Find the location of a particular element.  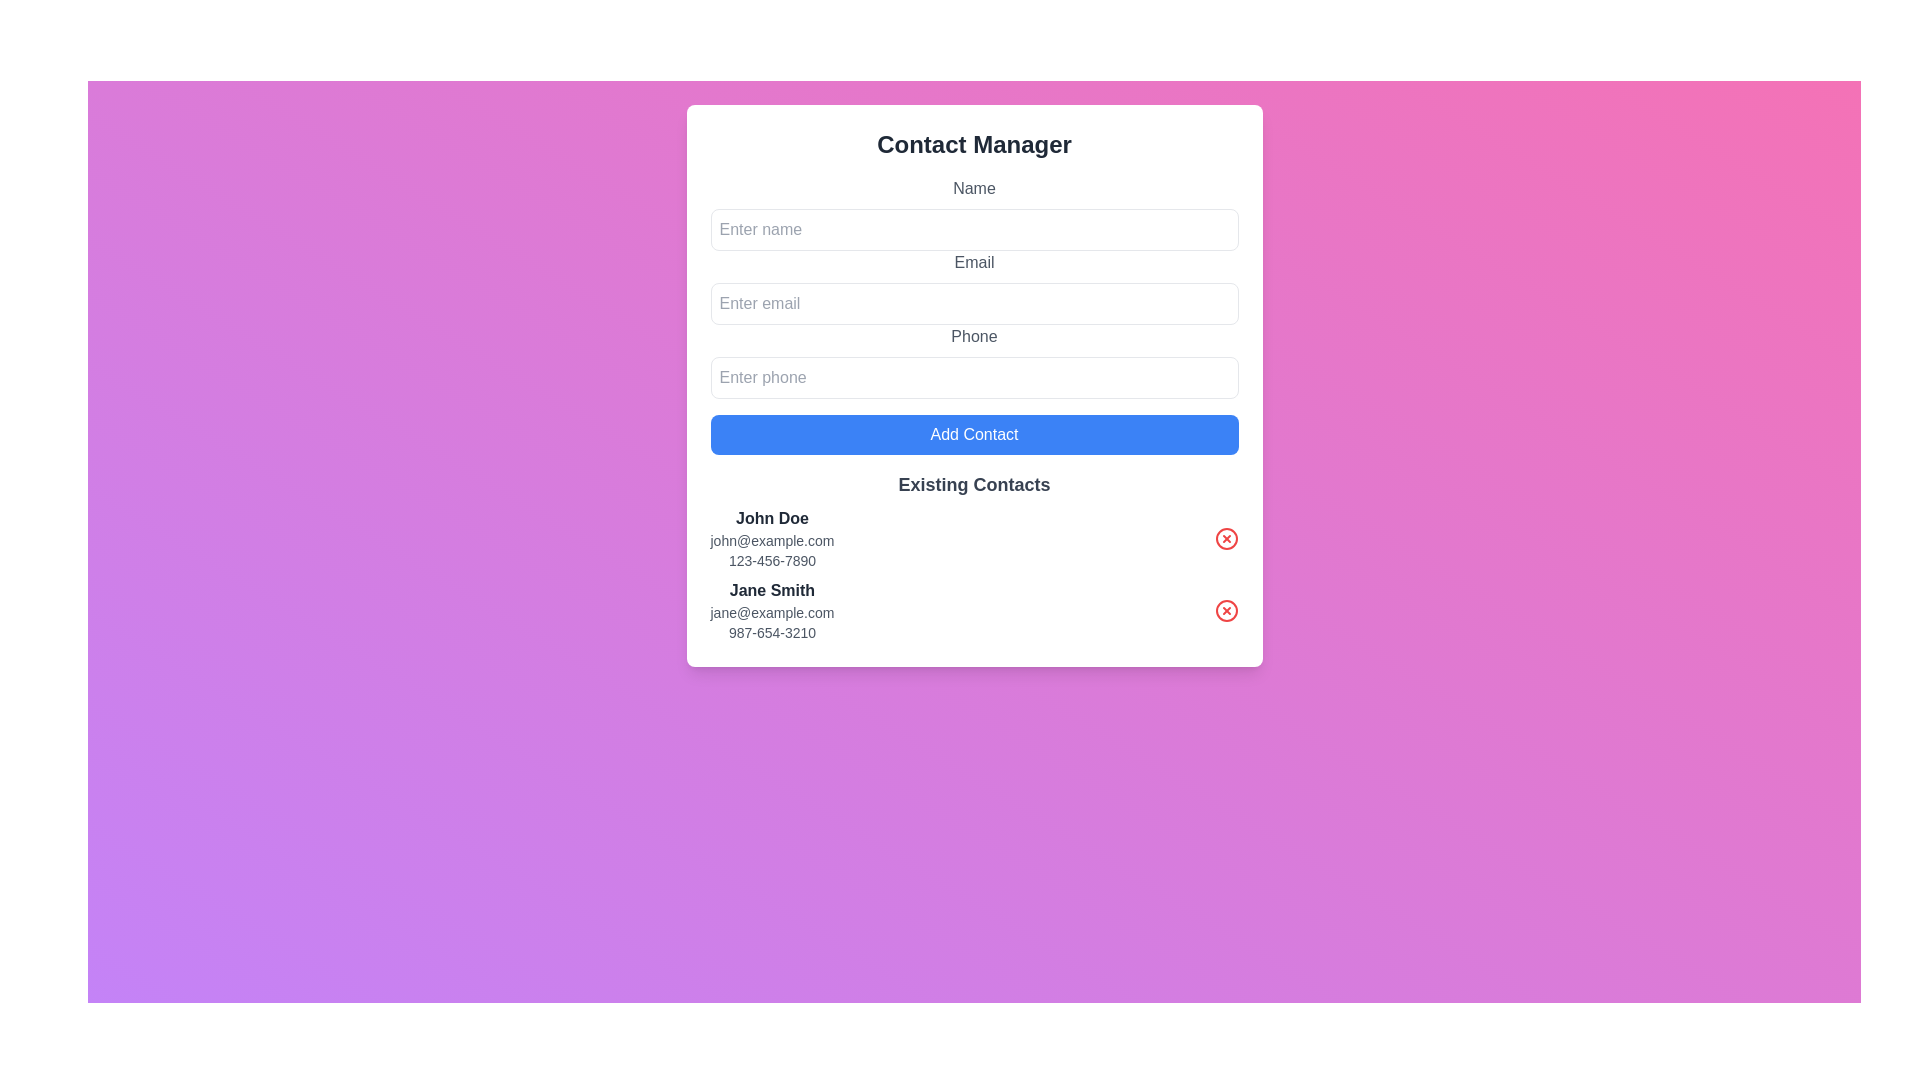

the topmost contact entry is located at coordinates (771, 538).